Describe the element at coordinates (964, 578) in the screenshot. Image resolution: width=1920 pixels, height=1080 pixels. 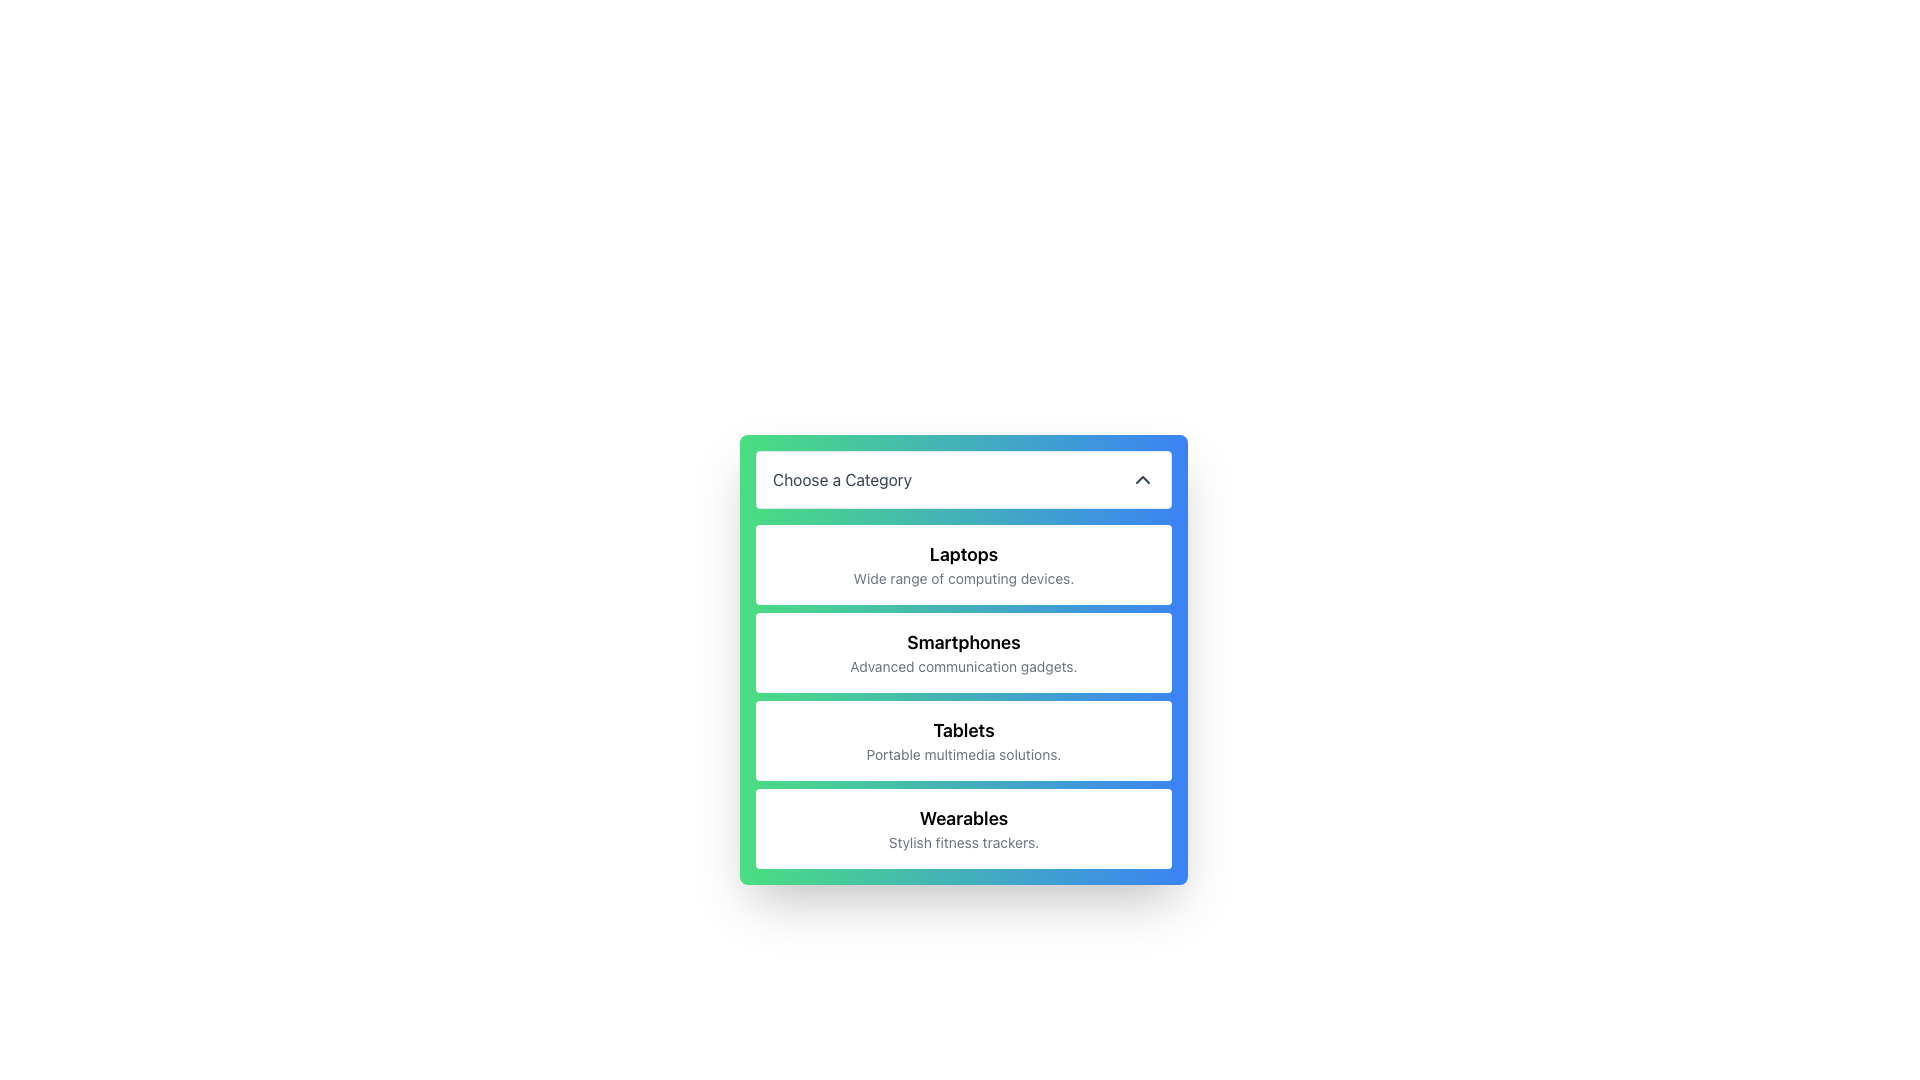
I see `text 'Wide range of computing devices.' located below the heading 'Laptops' within a white card` at that location.